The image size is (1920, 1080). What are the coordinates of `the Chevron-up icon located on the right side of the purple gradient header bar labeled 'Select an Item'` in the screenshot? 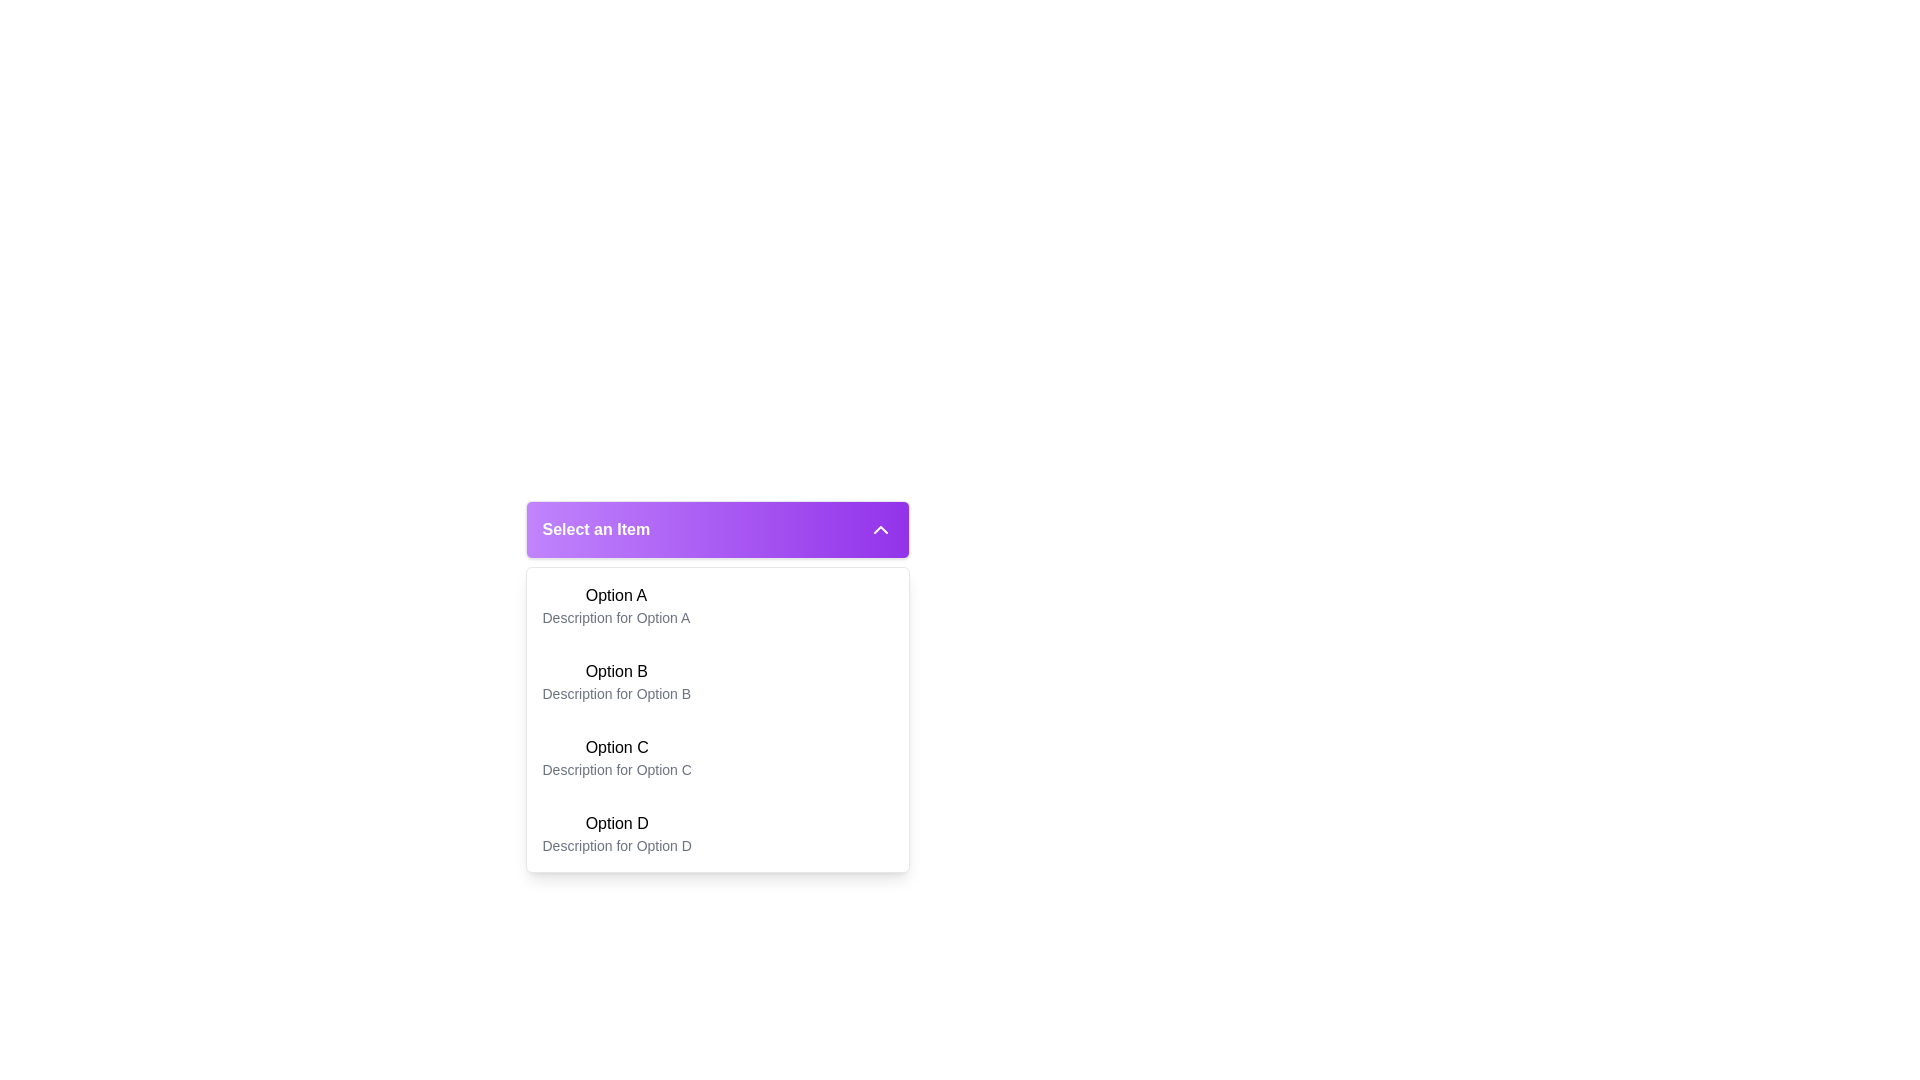 It's located at (880, 528).